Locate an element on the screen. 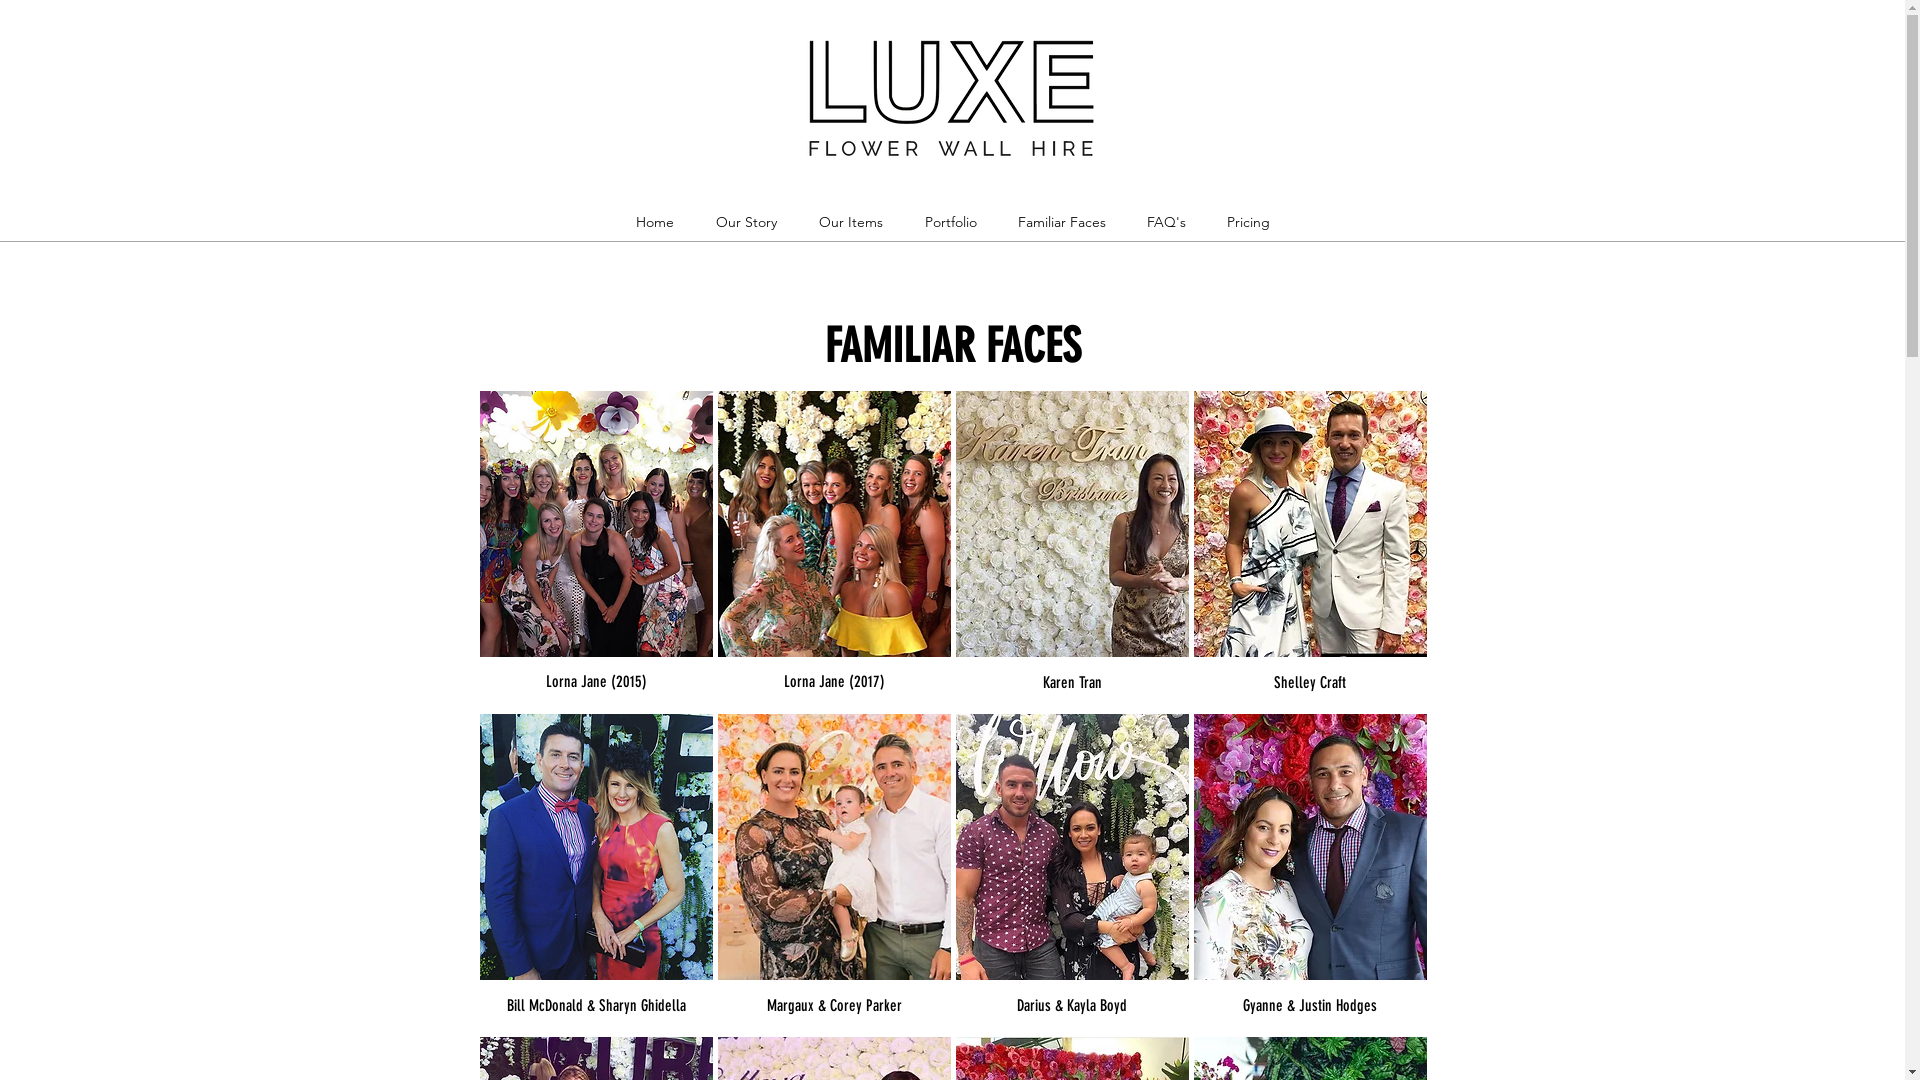  'Home' is located at coordinates (653, 222).